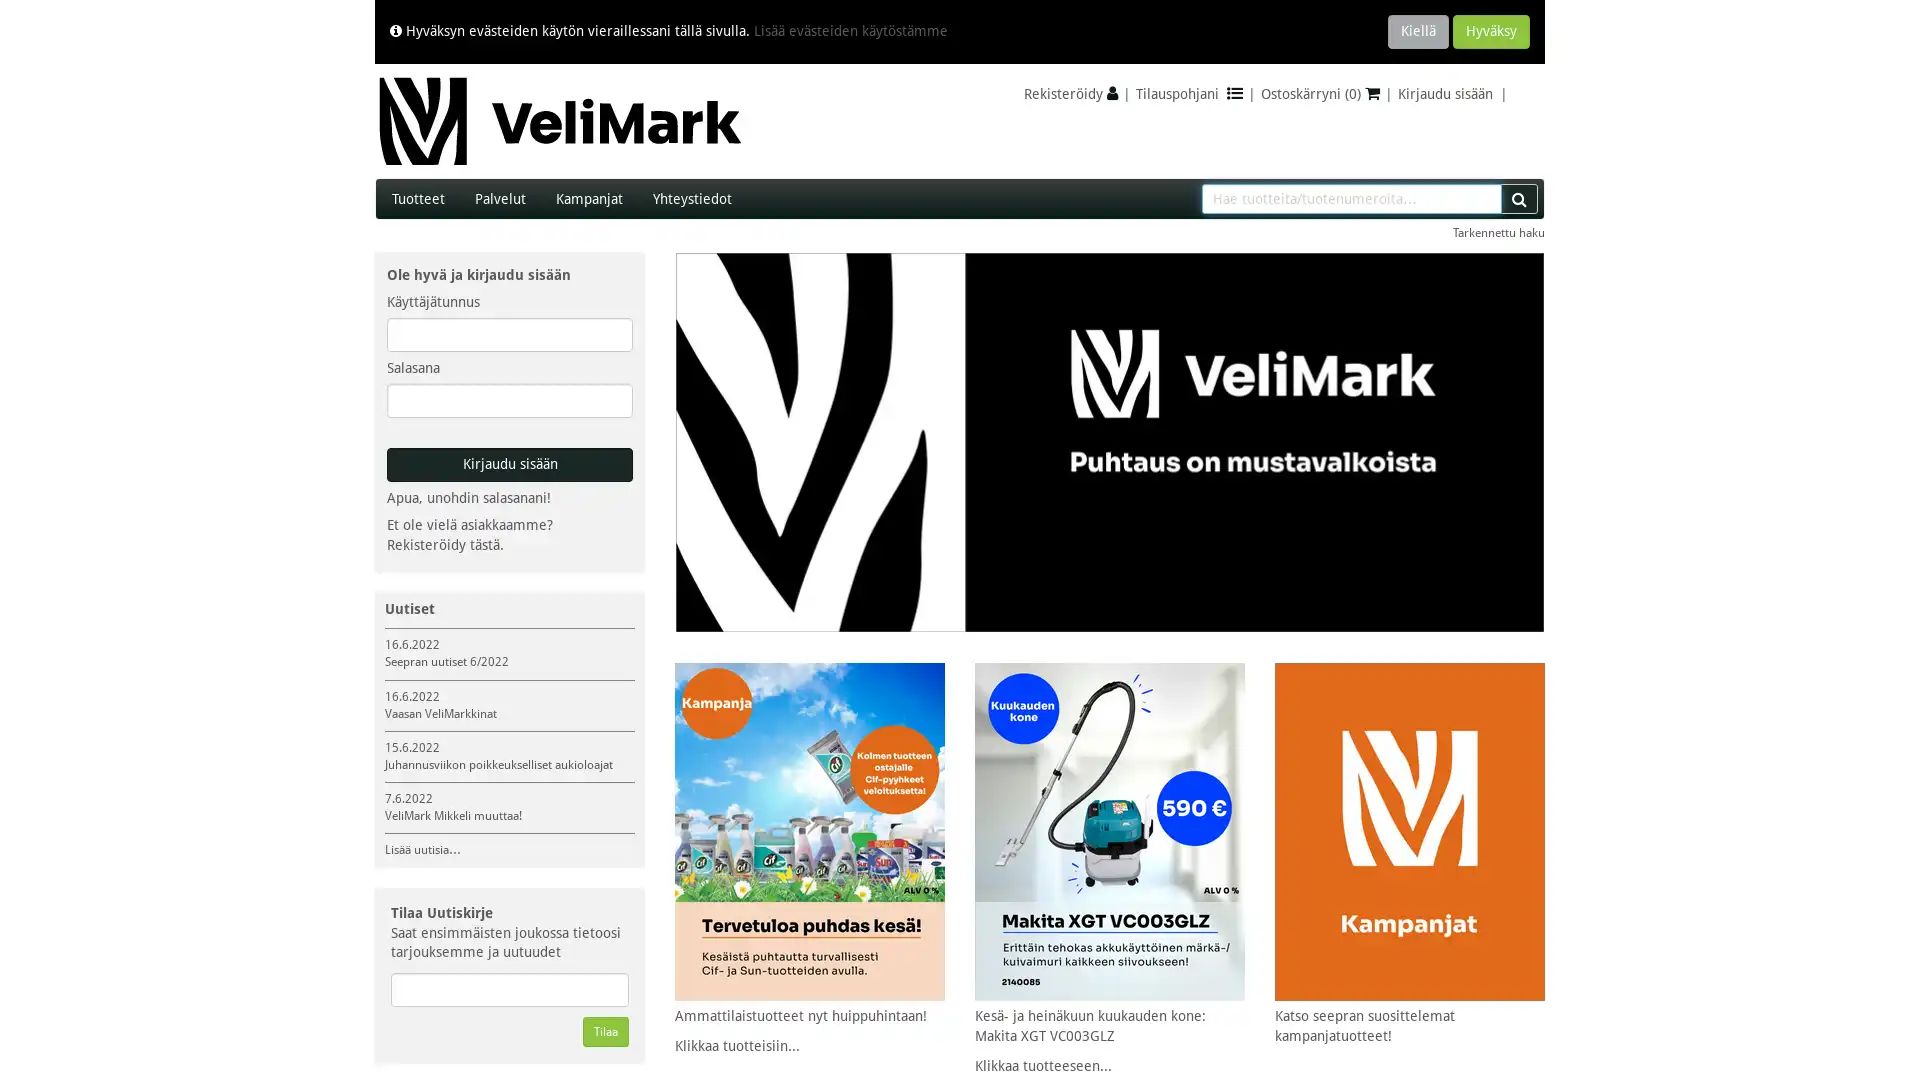  What do you see at coordinates (604, 1032) in the screenshot?
I see `Tilaa` at bounding box center [604, 1032].